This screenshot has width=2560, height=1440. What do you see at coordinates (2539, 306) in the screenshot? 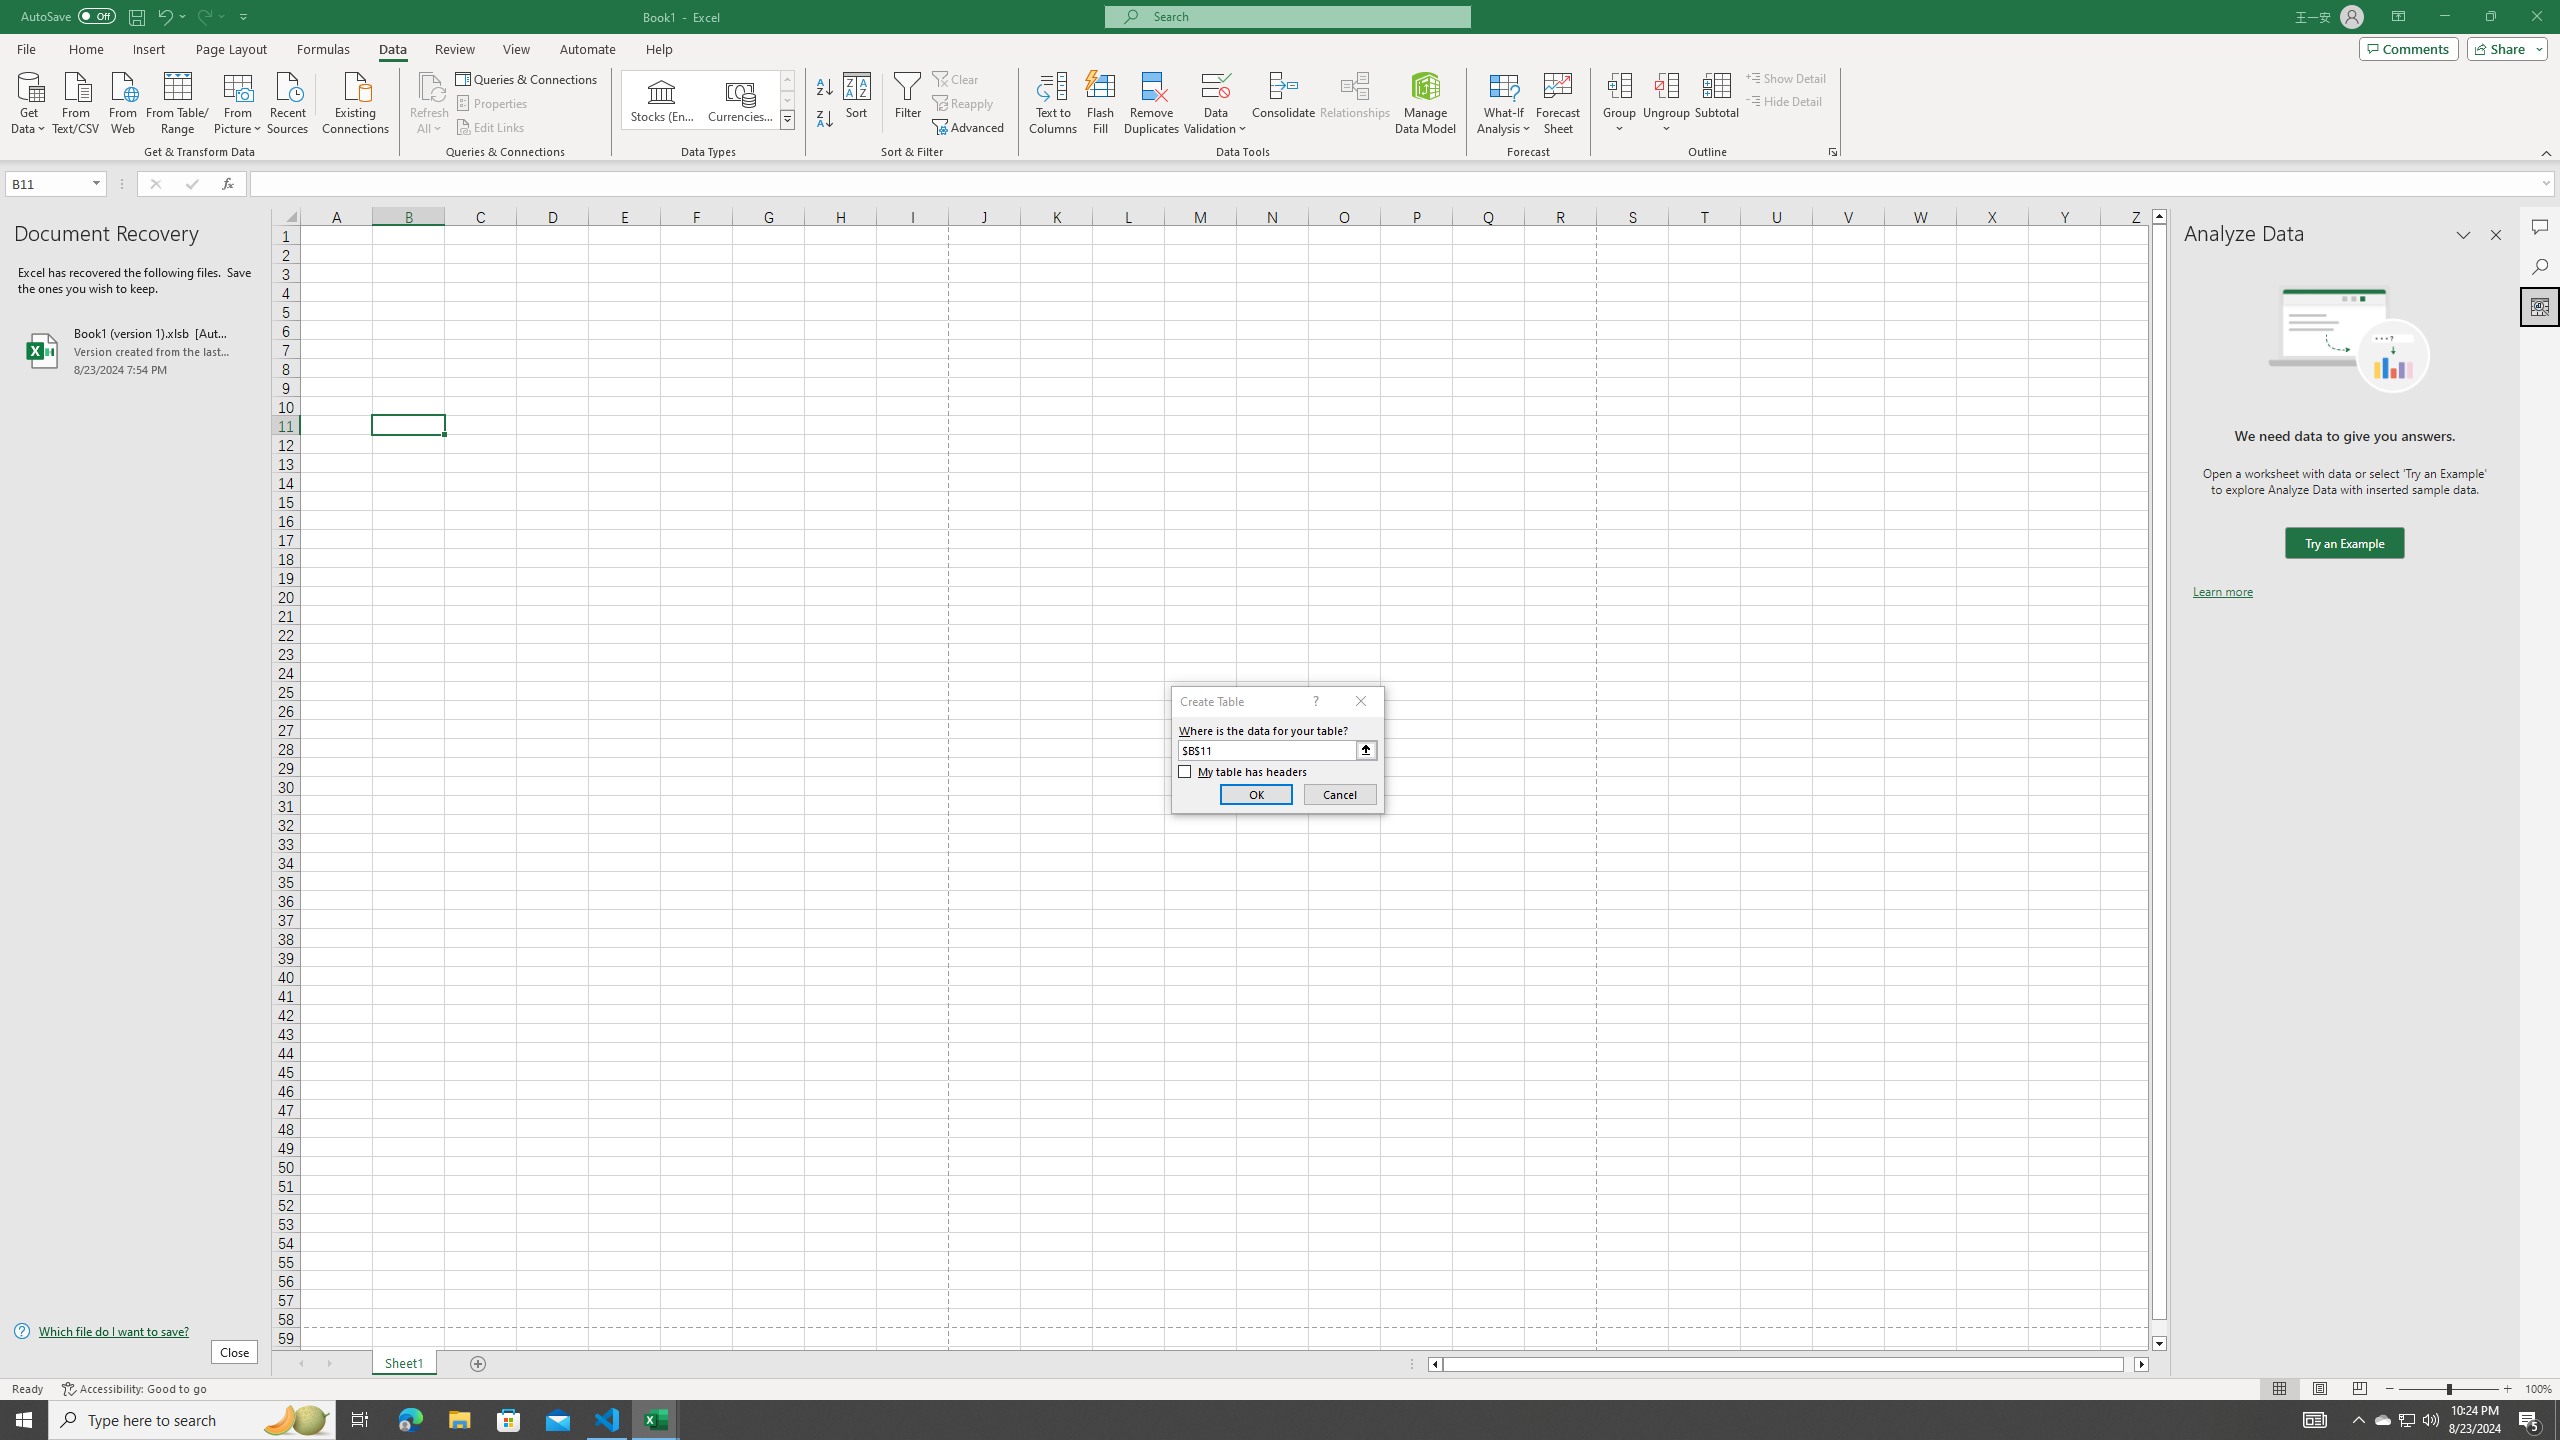
I see `'Analyze Data'` at bounding box center [2539, 306].